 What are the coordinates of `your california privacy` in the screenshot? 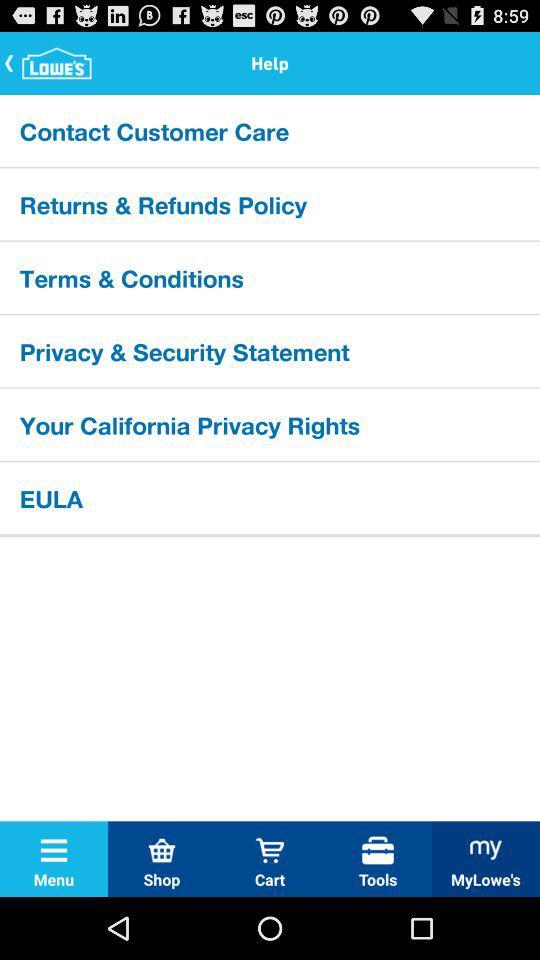 It's located at (270, 424).